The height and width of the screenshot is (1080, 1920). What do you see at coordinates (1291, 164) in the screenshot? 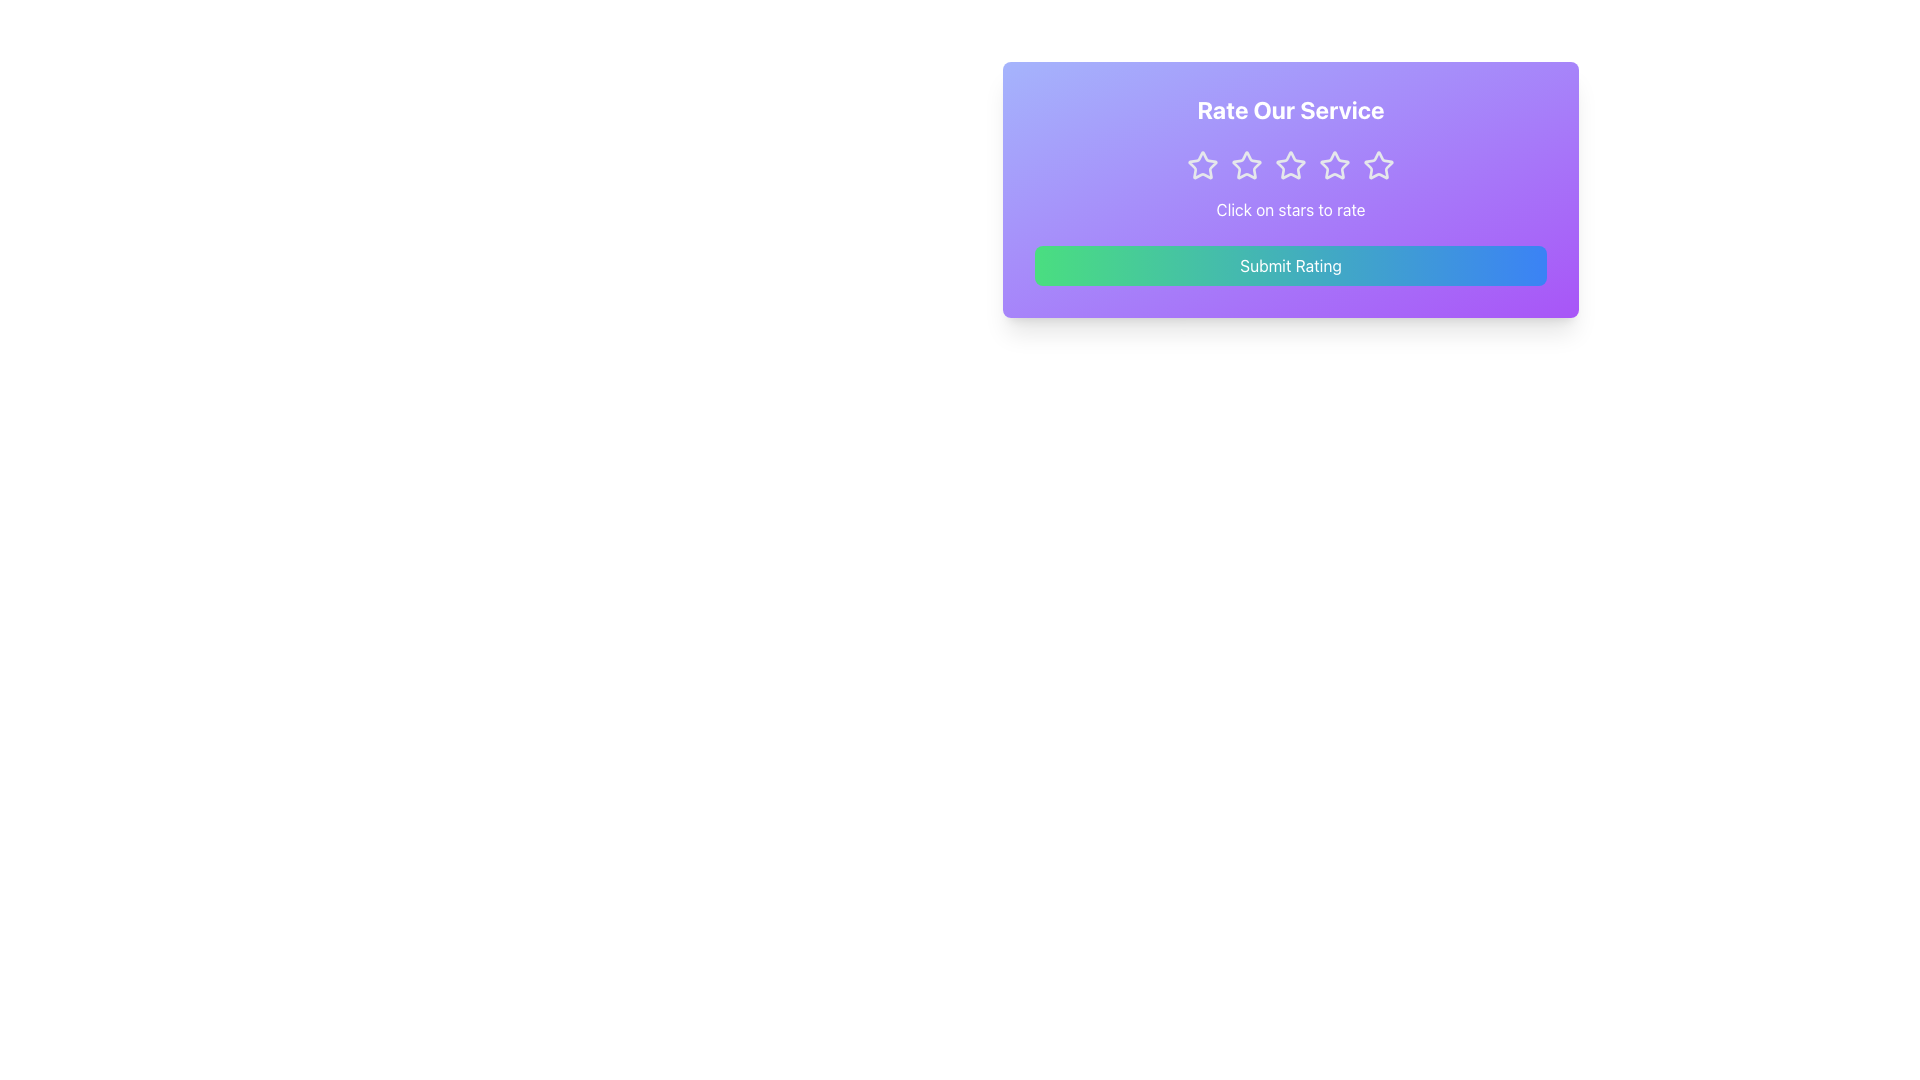
I see `the fourth star in the rating component` at bounding box center [1291, 164].